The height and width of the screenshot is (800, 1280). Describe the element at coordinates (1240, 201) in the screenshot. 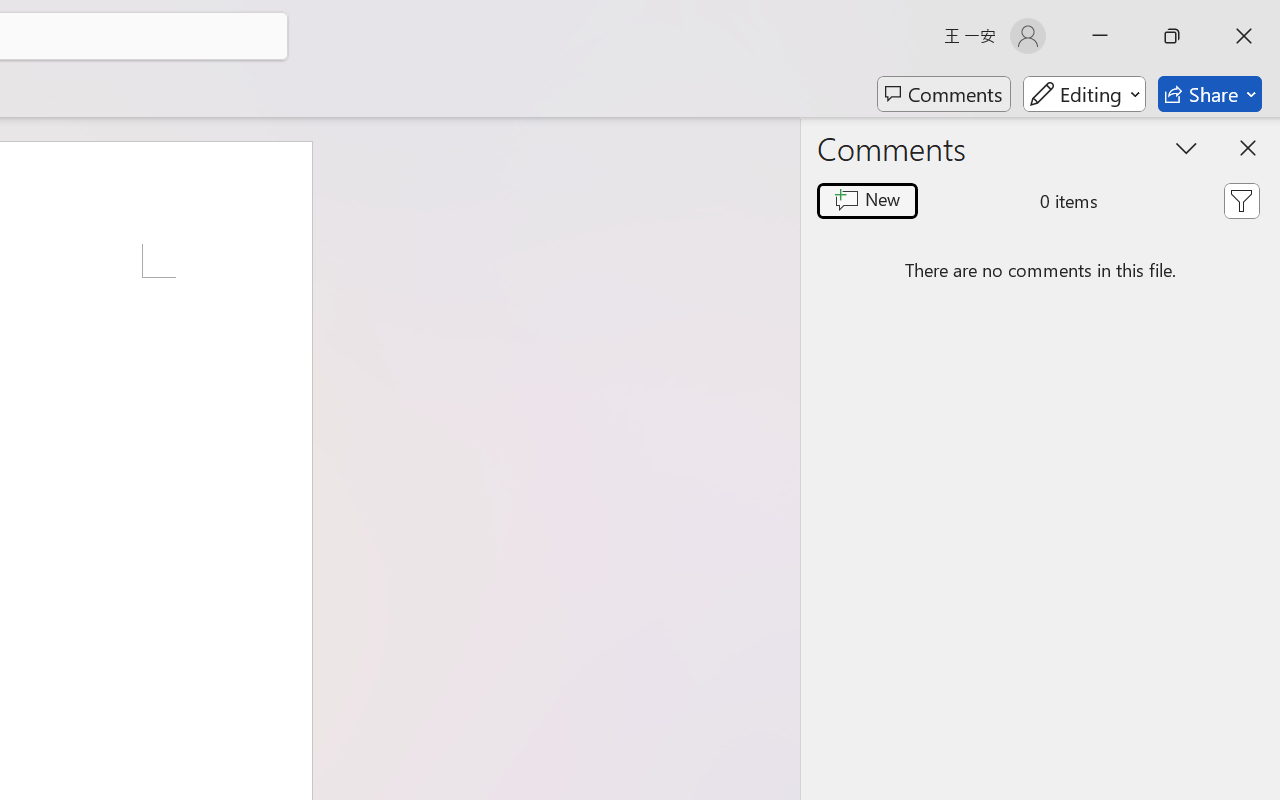

I see `'Filter'` at that location.